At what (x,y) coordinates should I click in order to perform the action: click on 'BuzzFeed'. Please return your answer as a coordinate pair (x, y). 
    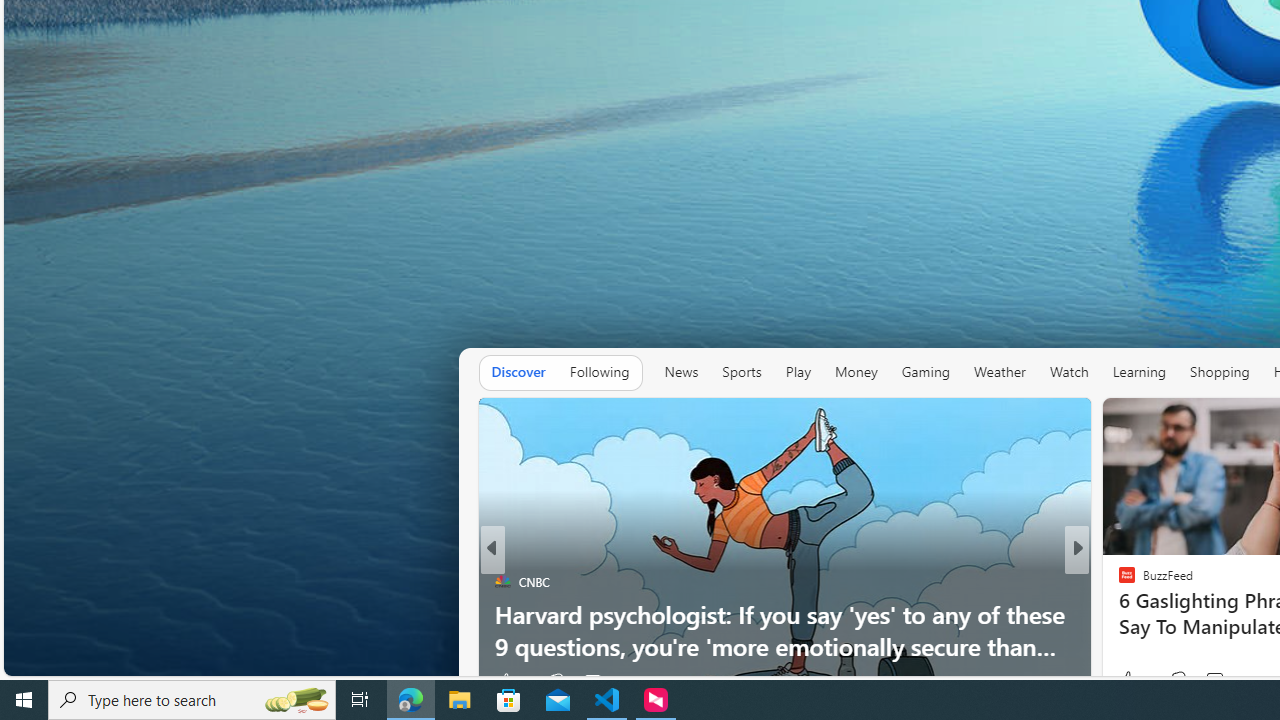
    Looking at the image, I should click on (1117, 581).